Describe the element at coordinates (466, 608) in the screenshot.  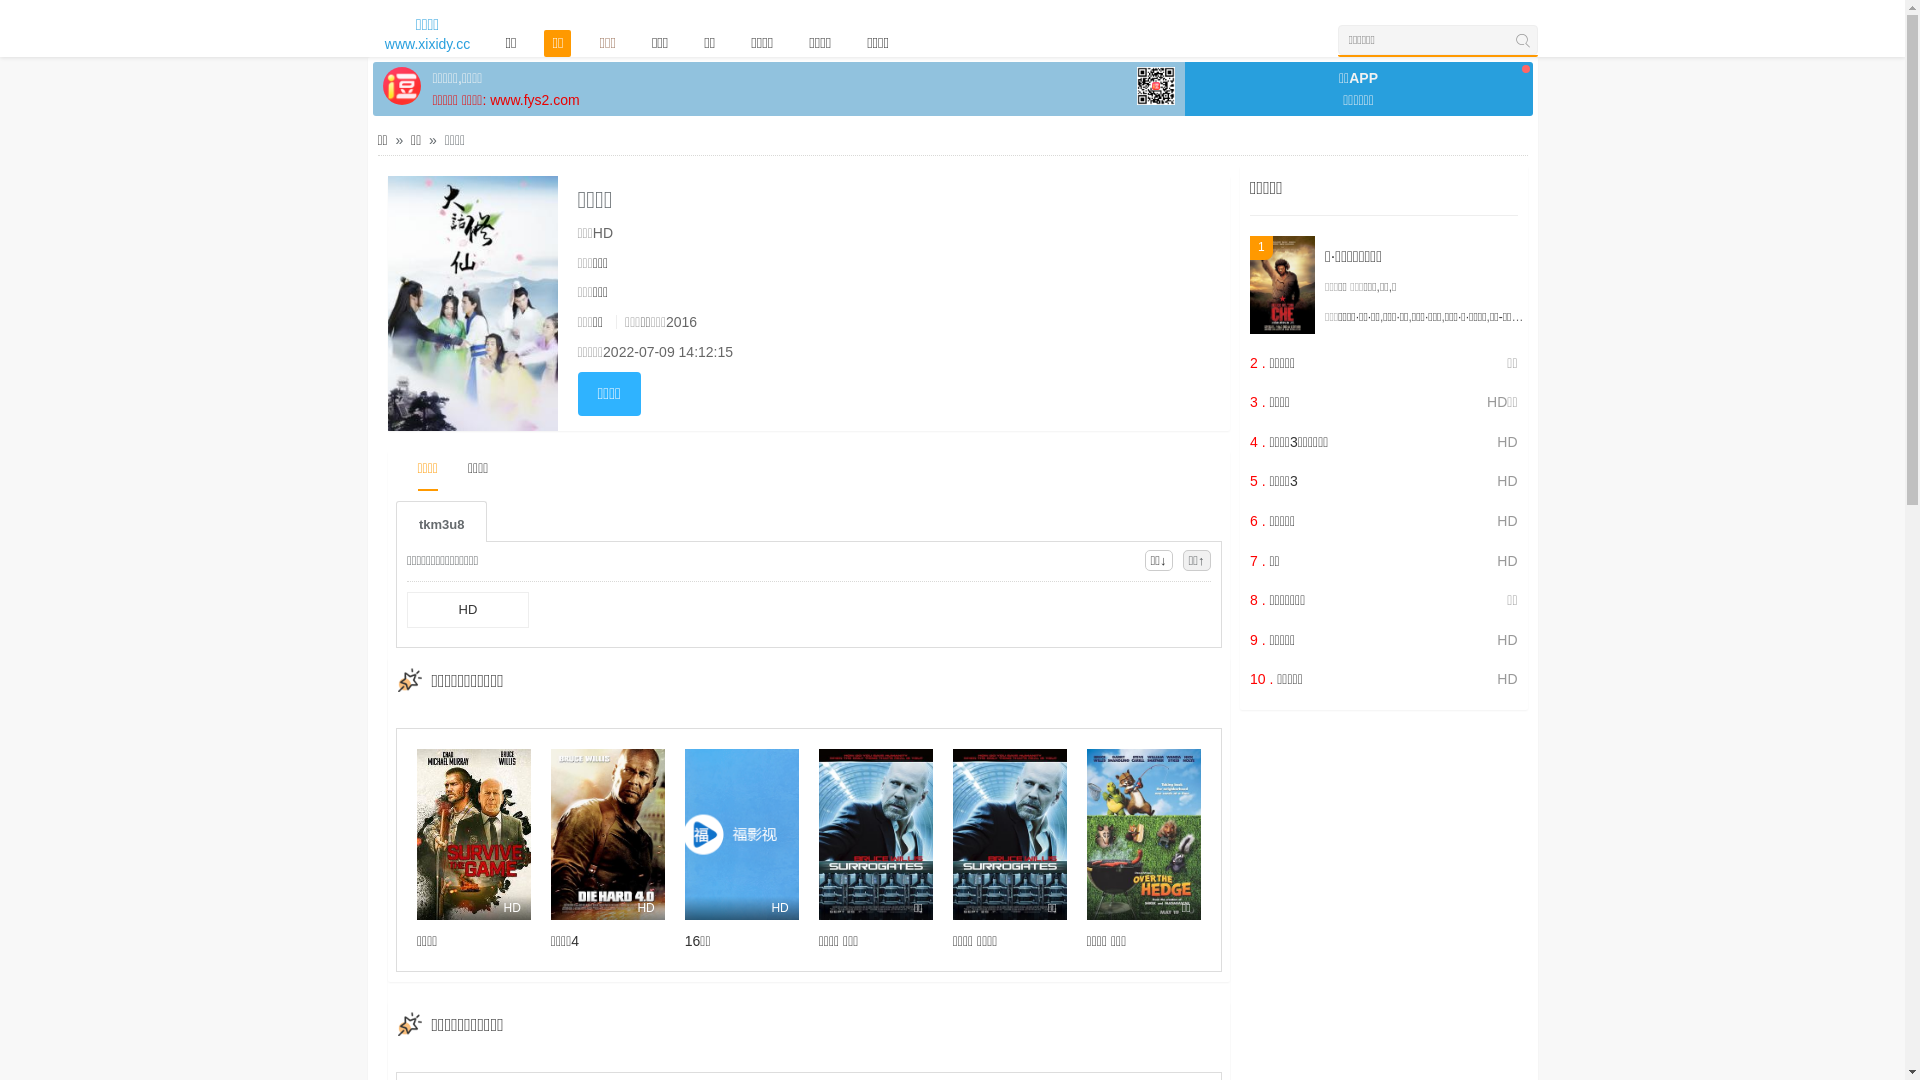
I see `'HD'` at that location.